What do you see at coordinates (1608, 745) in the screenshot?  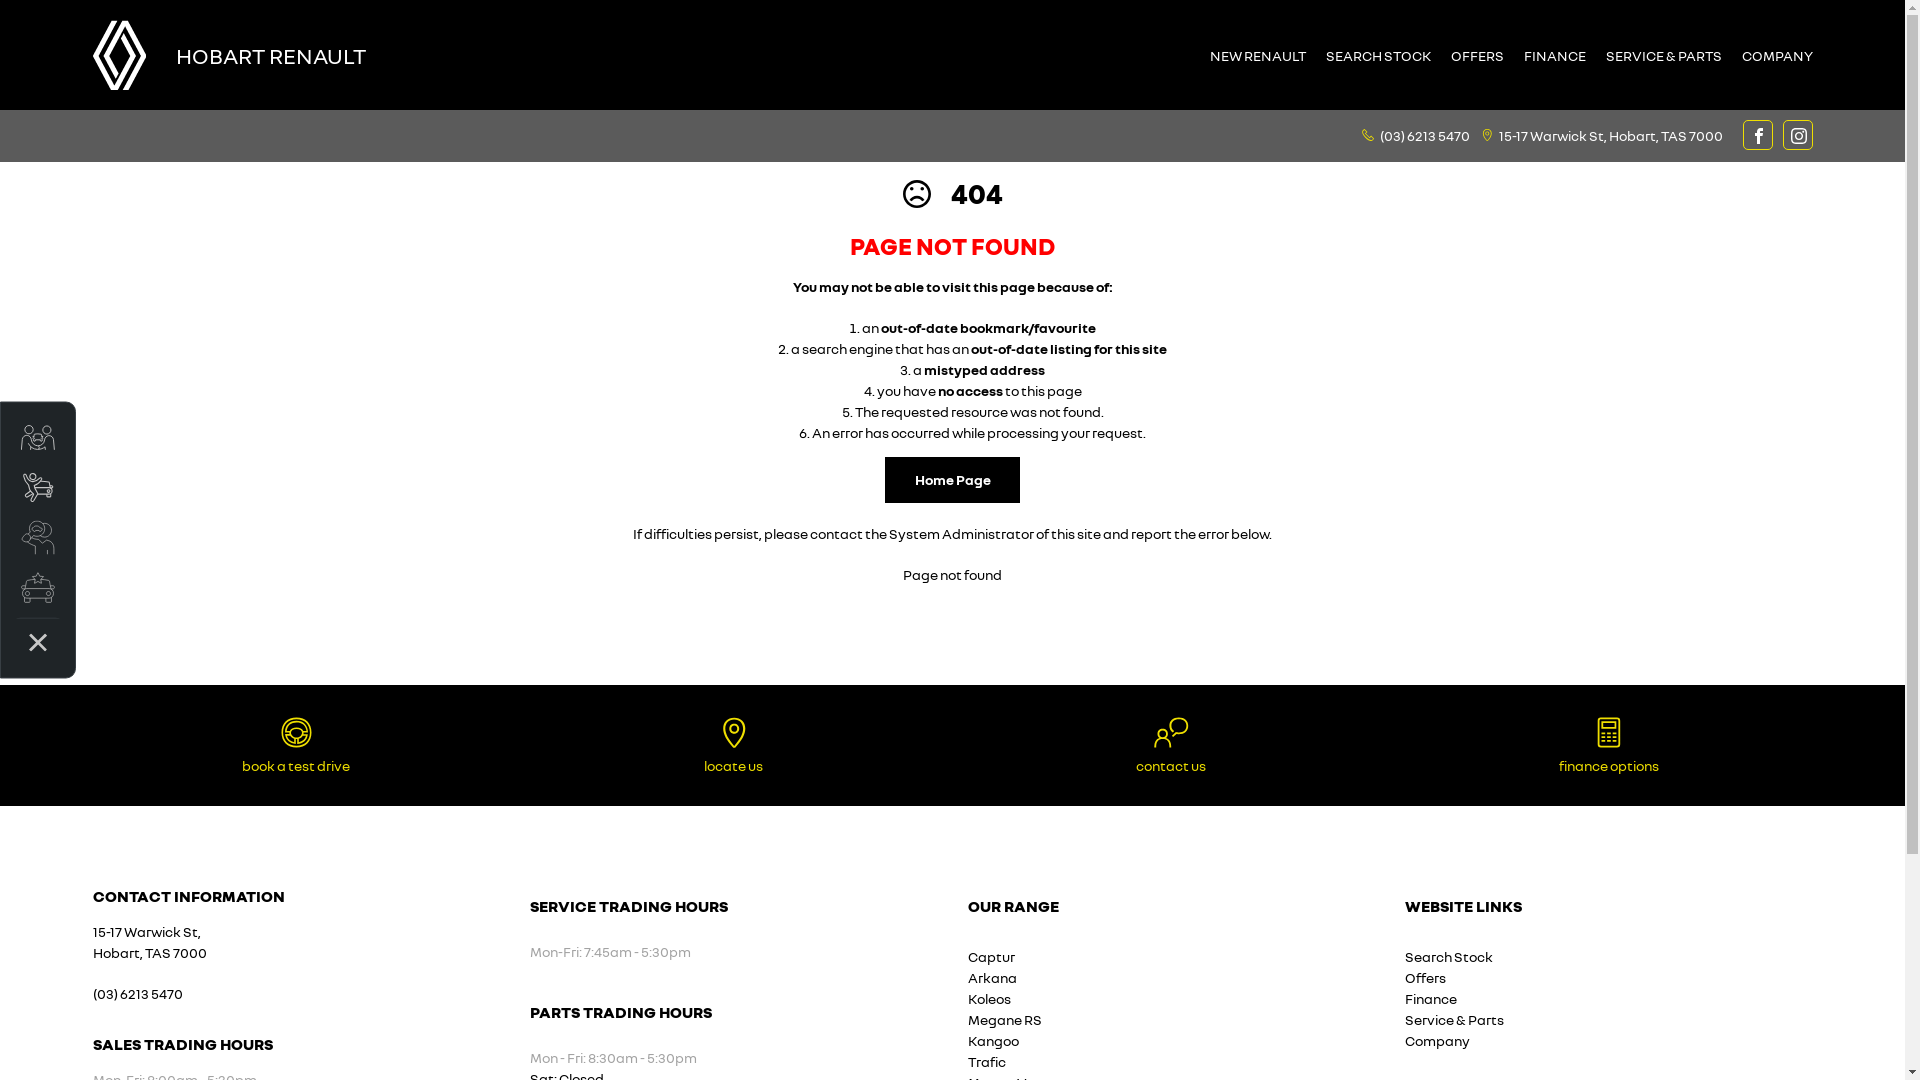 I see `'finance options'` at bounding box center [1608, 745].